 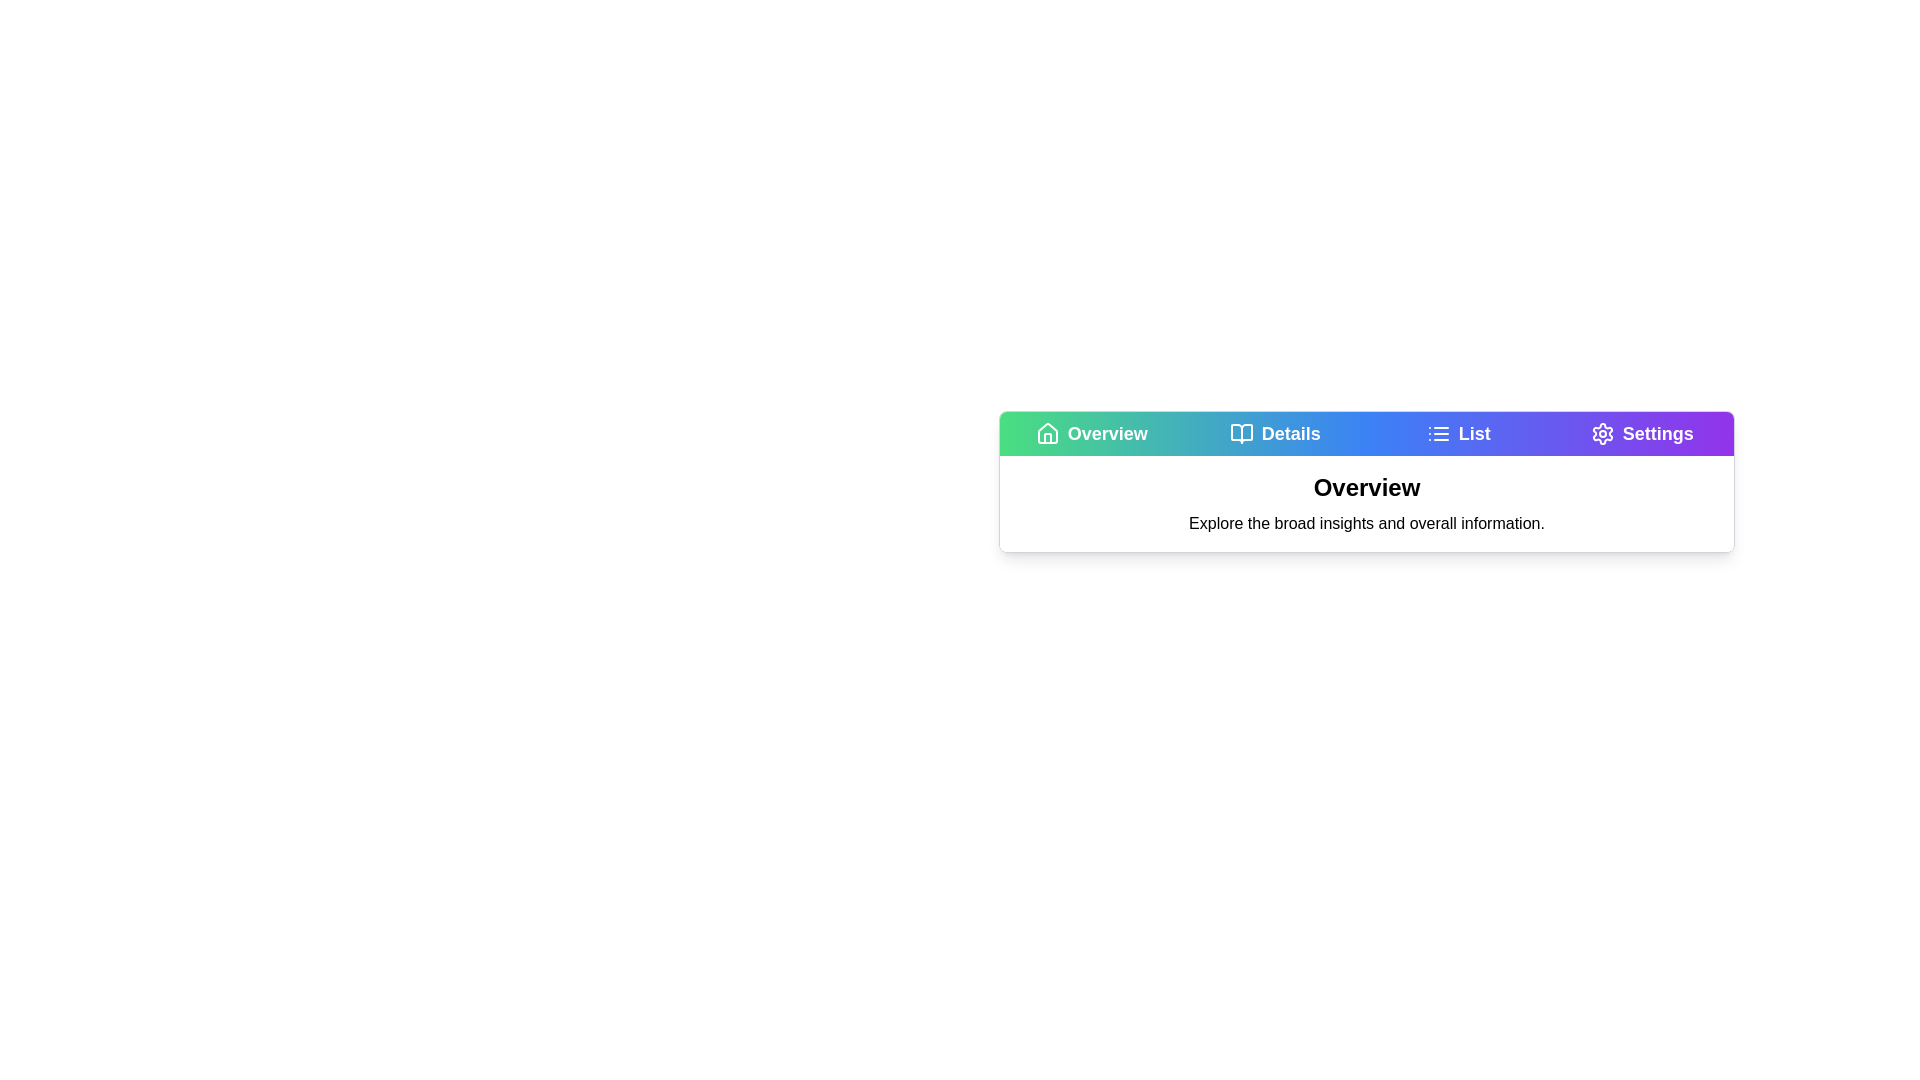 What do you see at coordinates (1366, 523) in the screenshot?
I see `the text element displaying 'Explore the broad insights and overall information.' which is positioned below the 'Overview' heading` at bounding box center [1366, 523].